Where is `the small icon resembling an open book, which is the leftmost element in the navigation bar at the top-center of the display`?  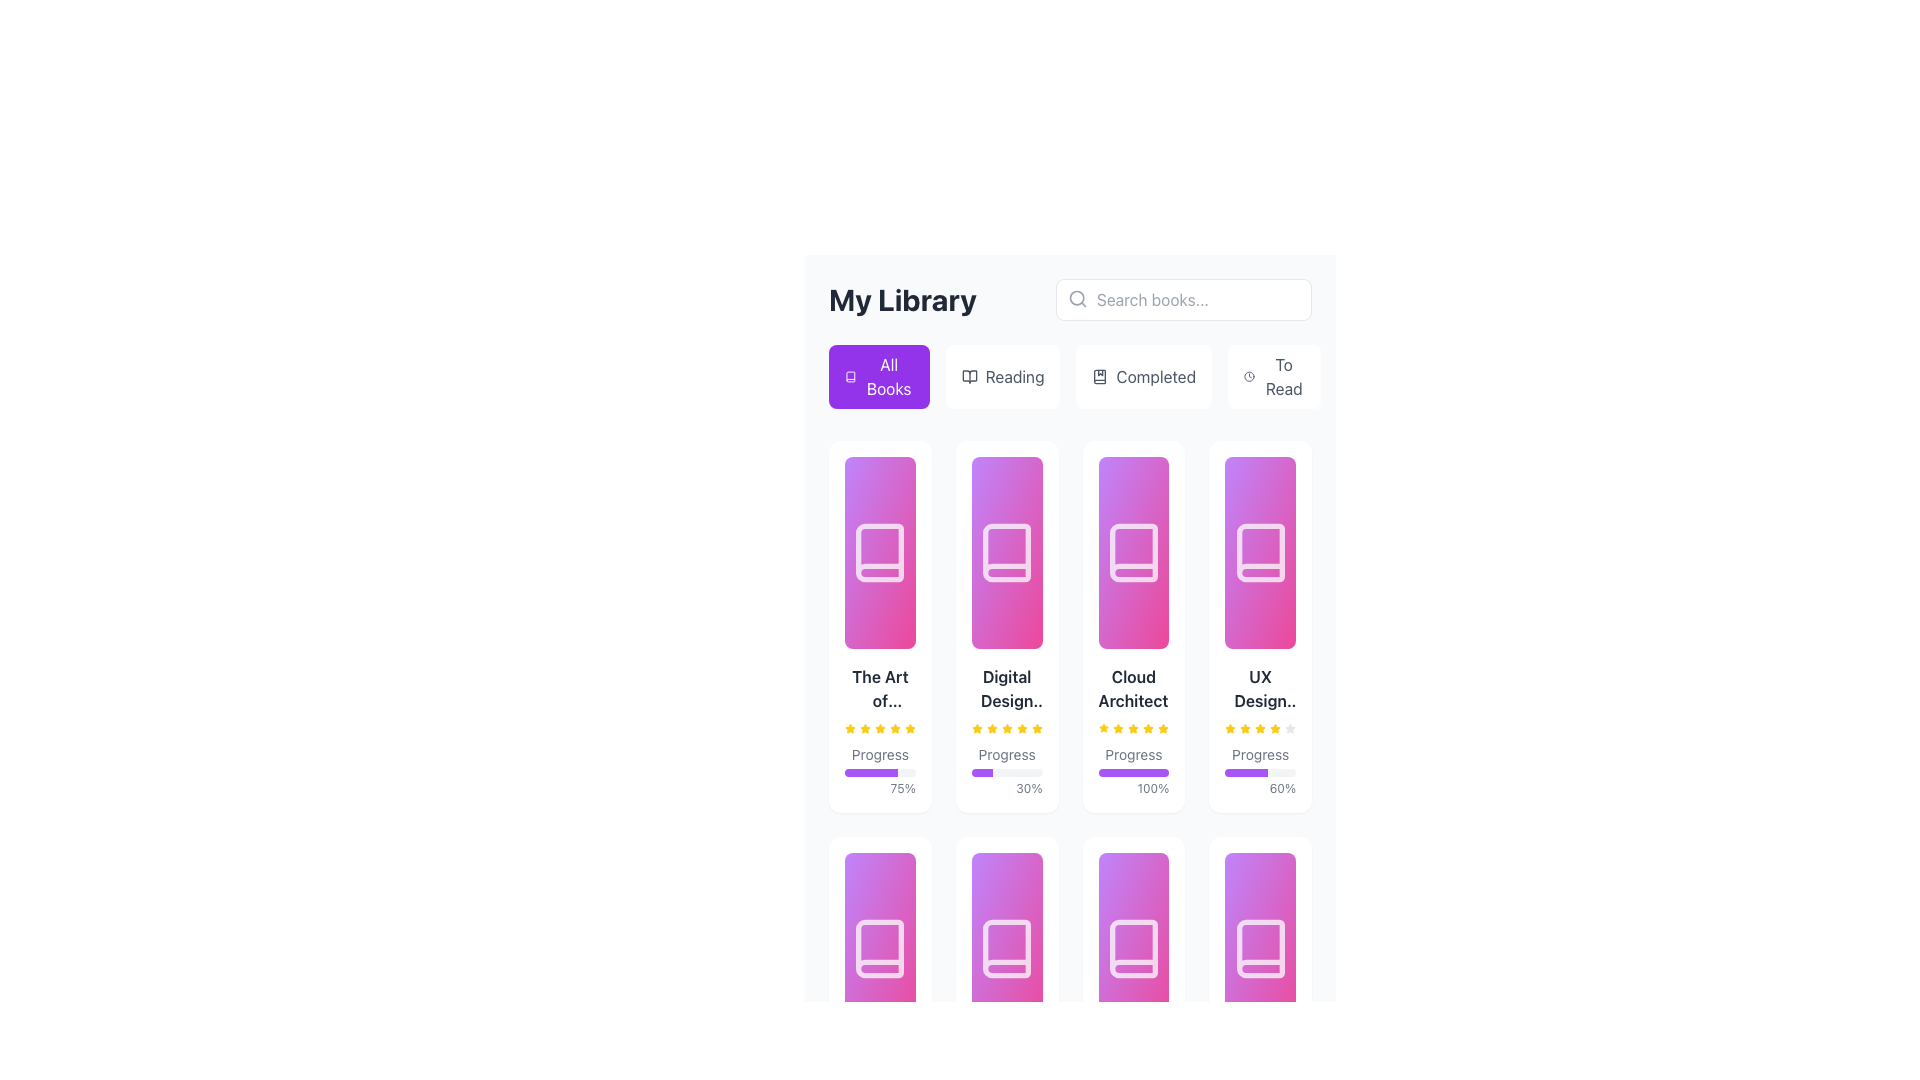 the small icon resembling an open book, which is the leftmost element in the navigation bar at the top-center of the display is located at coordinates (969, 377).